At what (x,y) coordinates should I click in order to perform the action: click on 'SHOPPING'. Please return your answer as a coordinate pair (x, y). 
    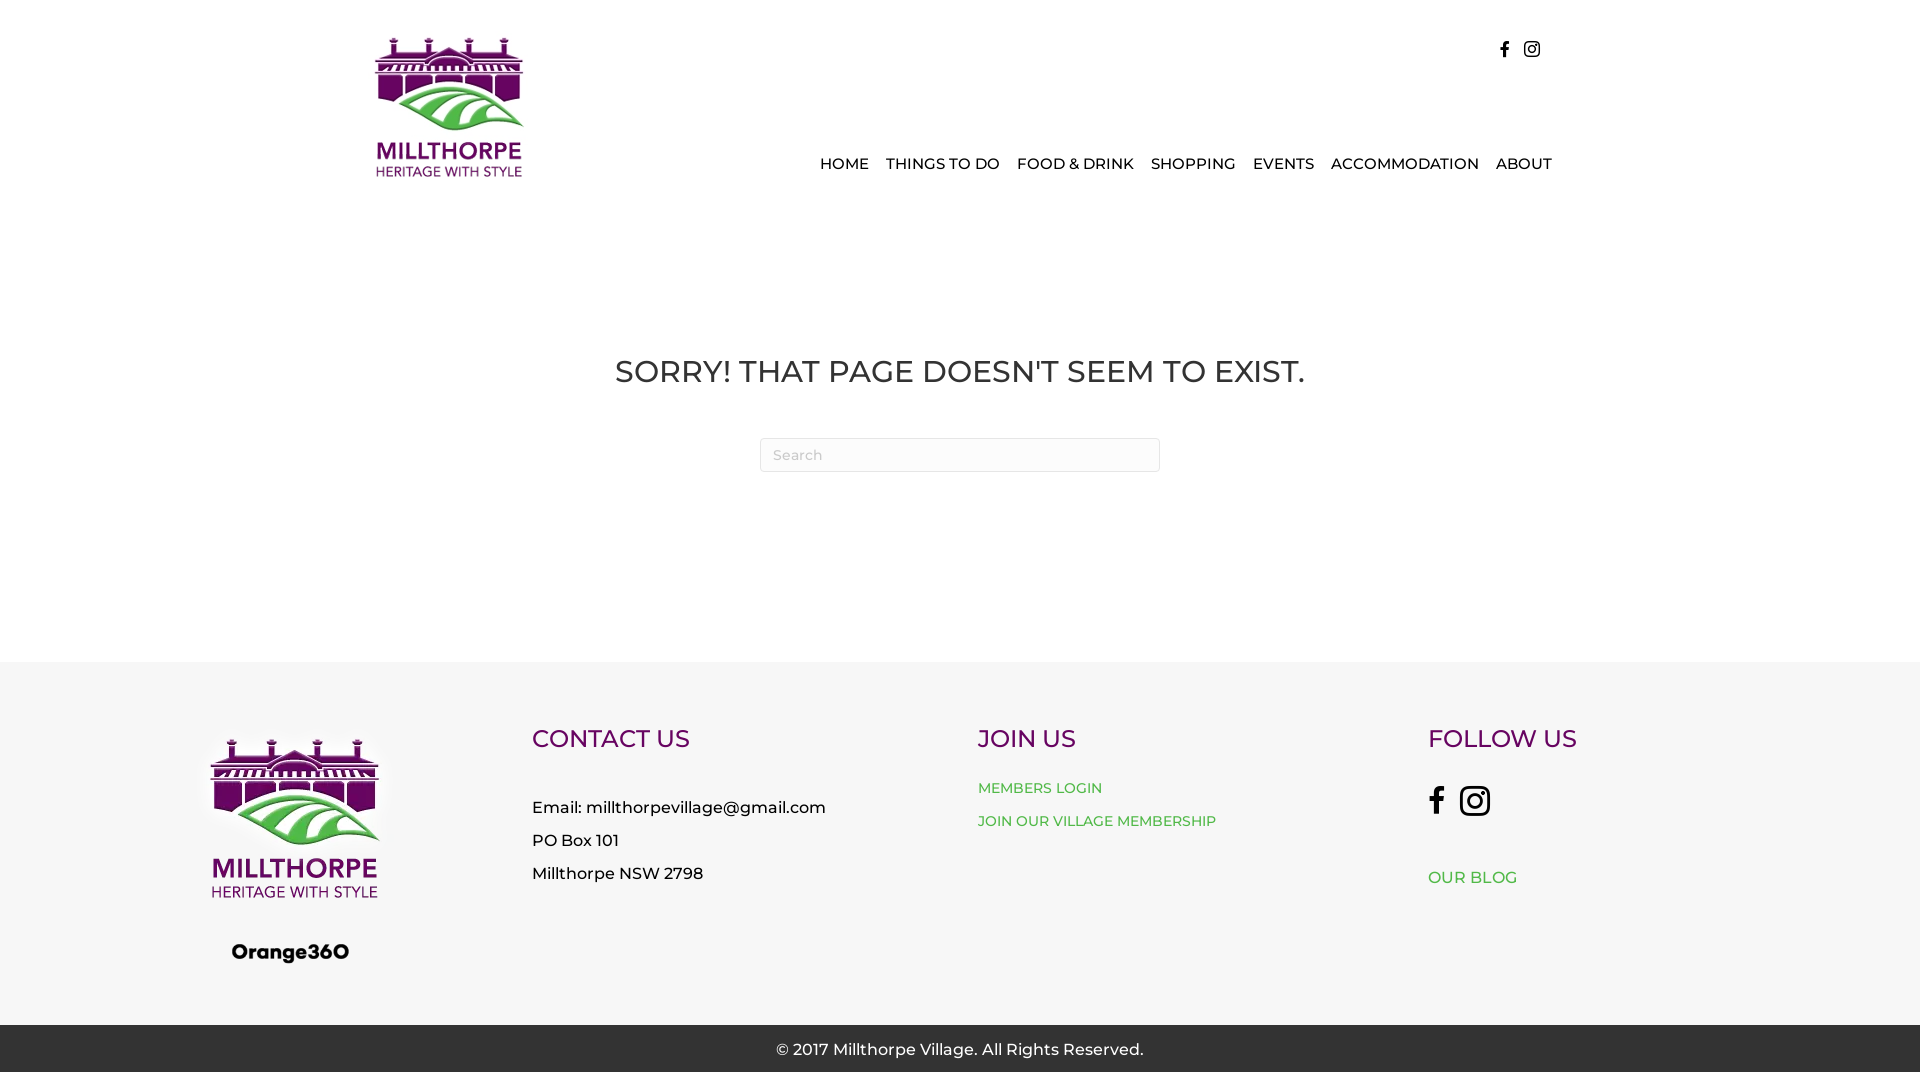
    Looking at the image, I should click on (1193, 162).